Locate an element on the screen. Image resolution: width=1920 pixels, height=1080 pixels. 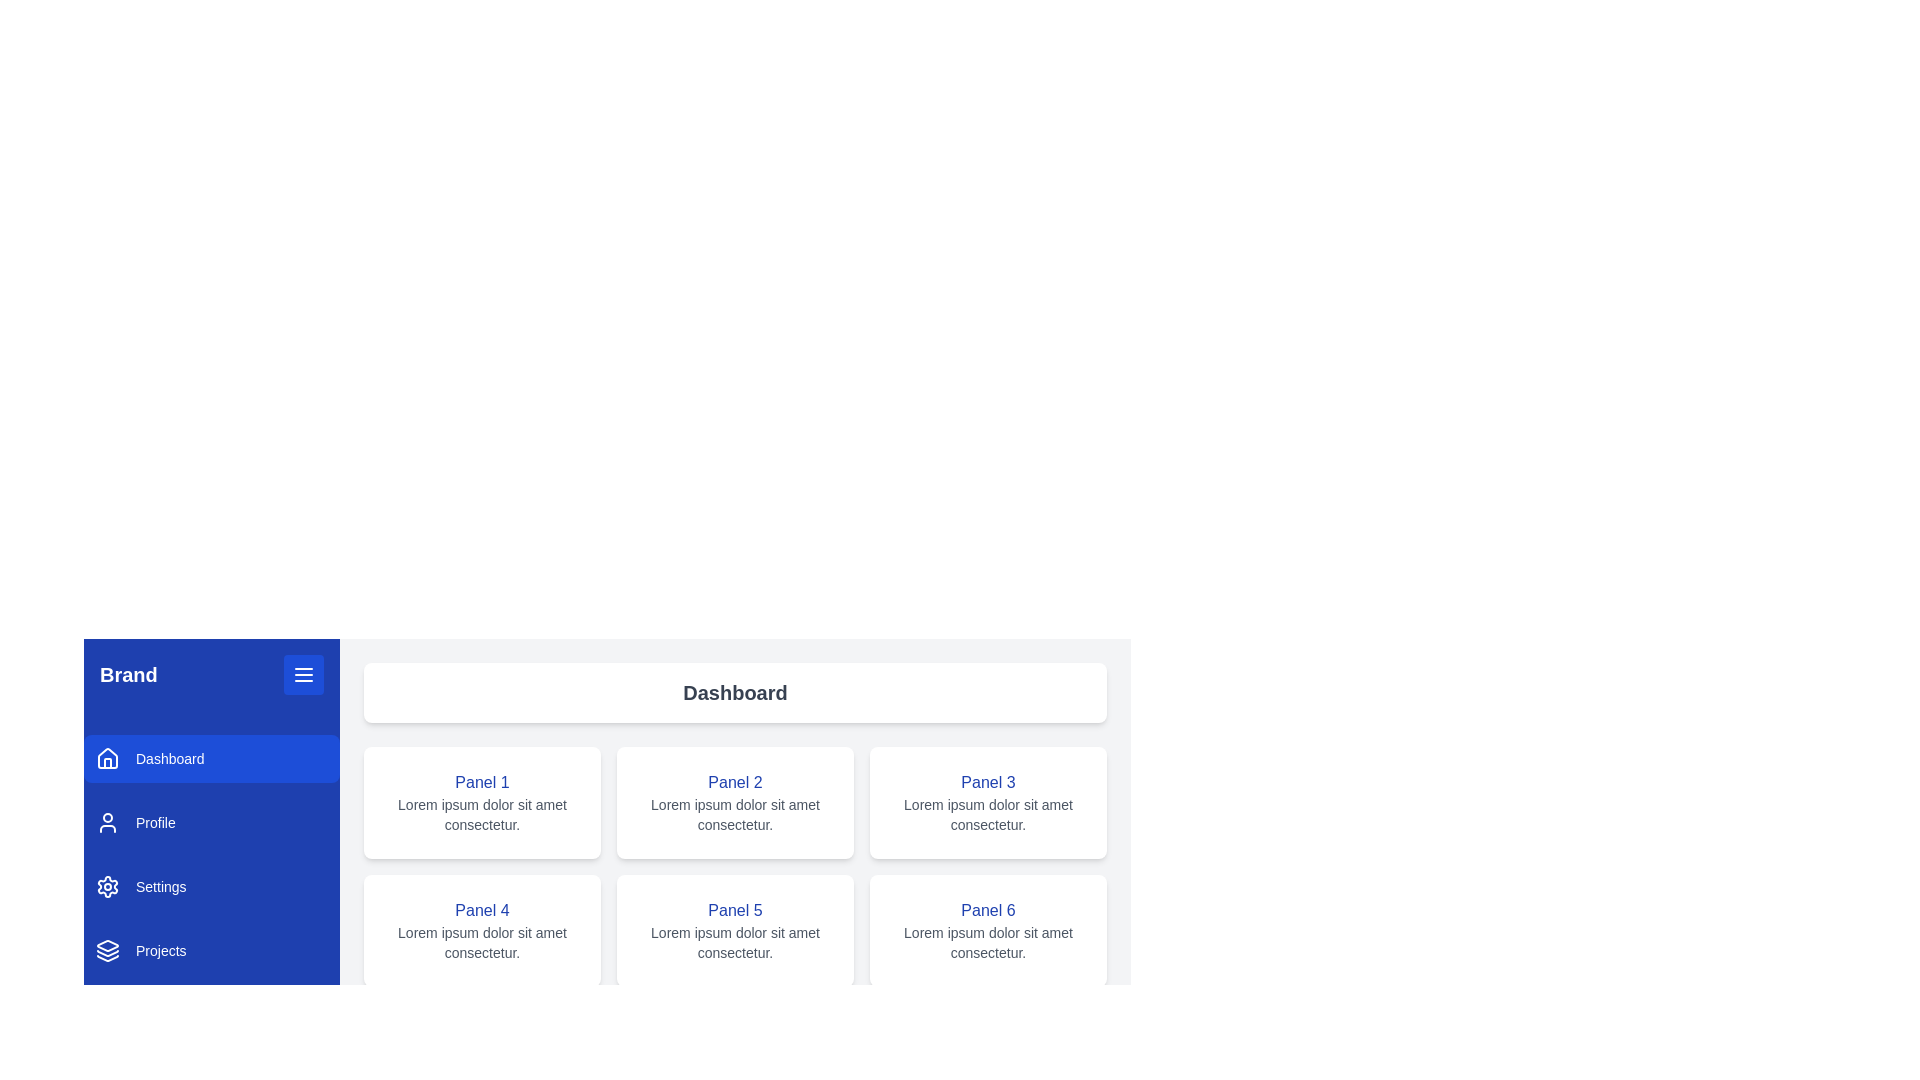
the Sidebar navigation menu is located at coordinates (211, 855).